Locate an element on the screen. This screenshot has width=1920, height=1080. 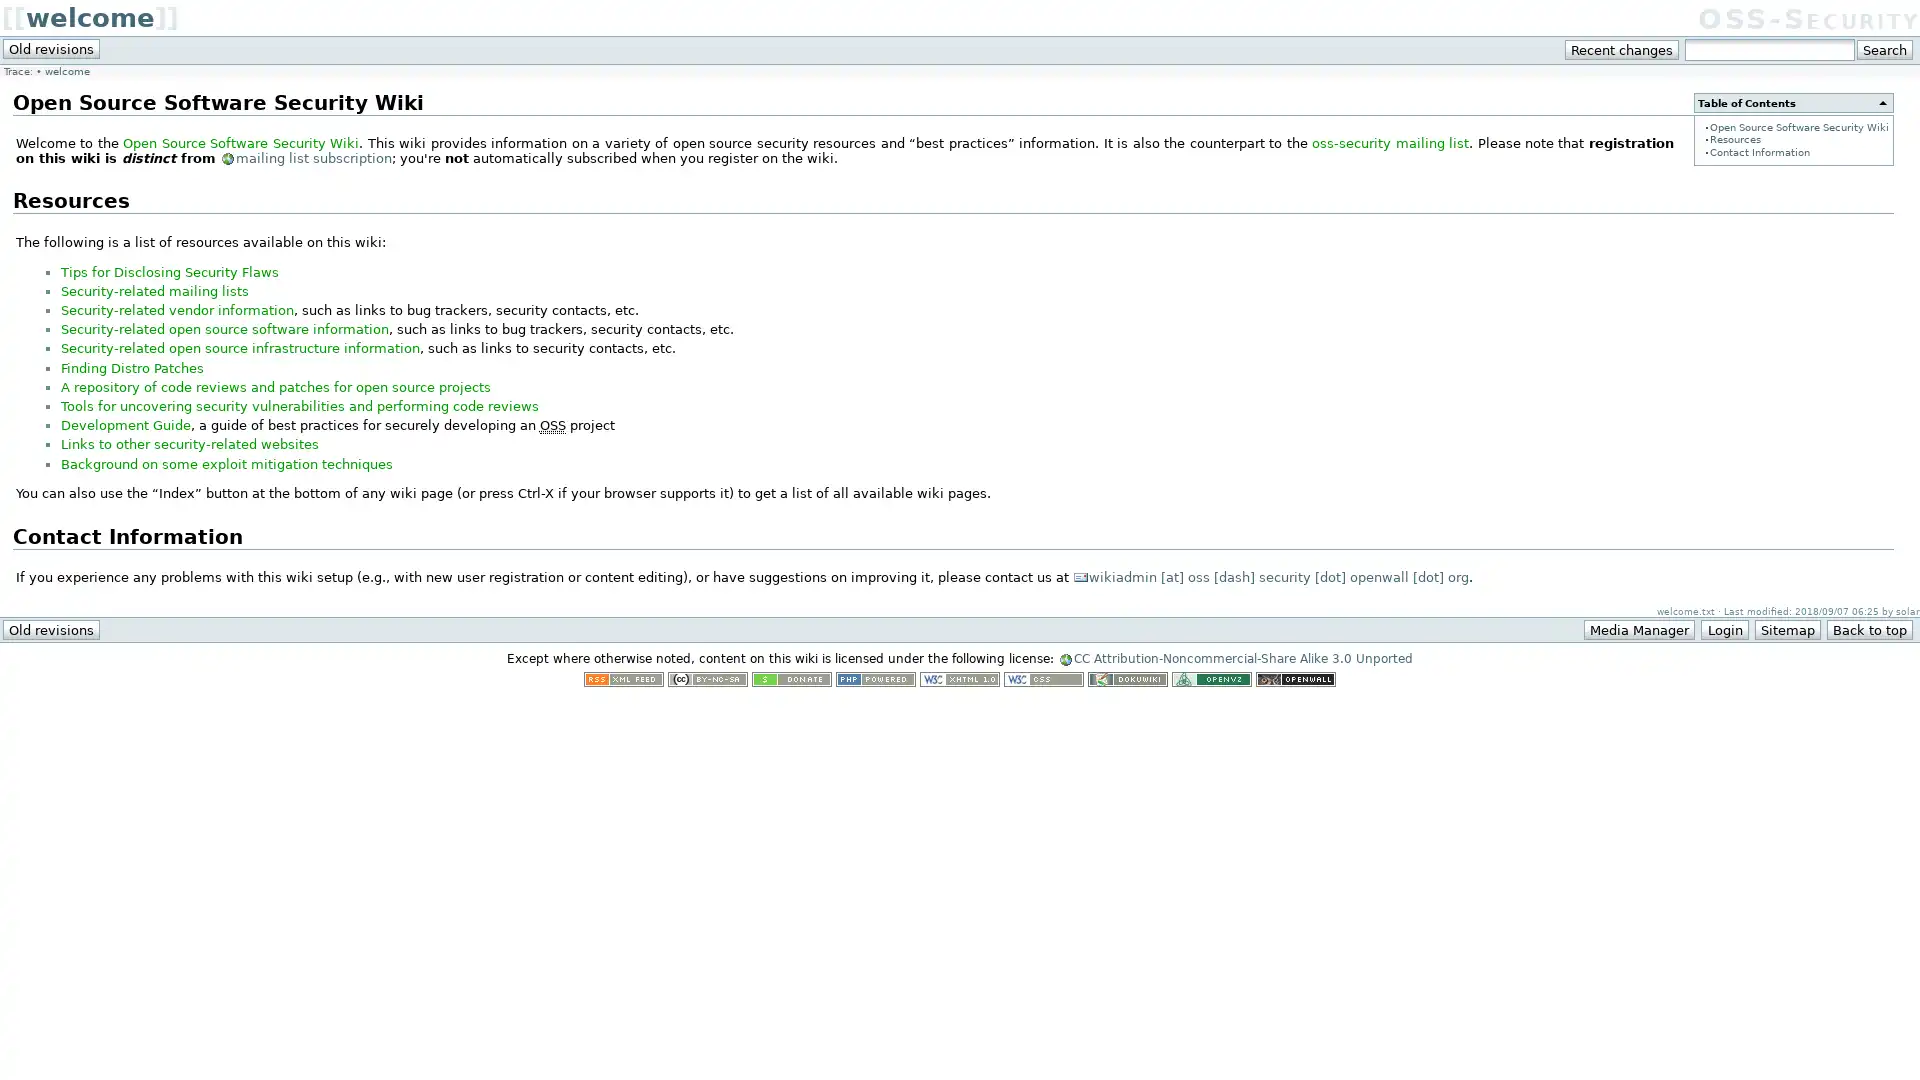
Old revisions is located at coordinates (51, 48).